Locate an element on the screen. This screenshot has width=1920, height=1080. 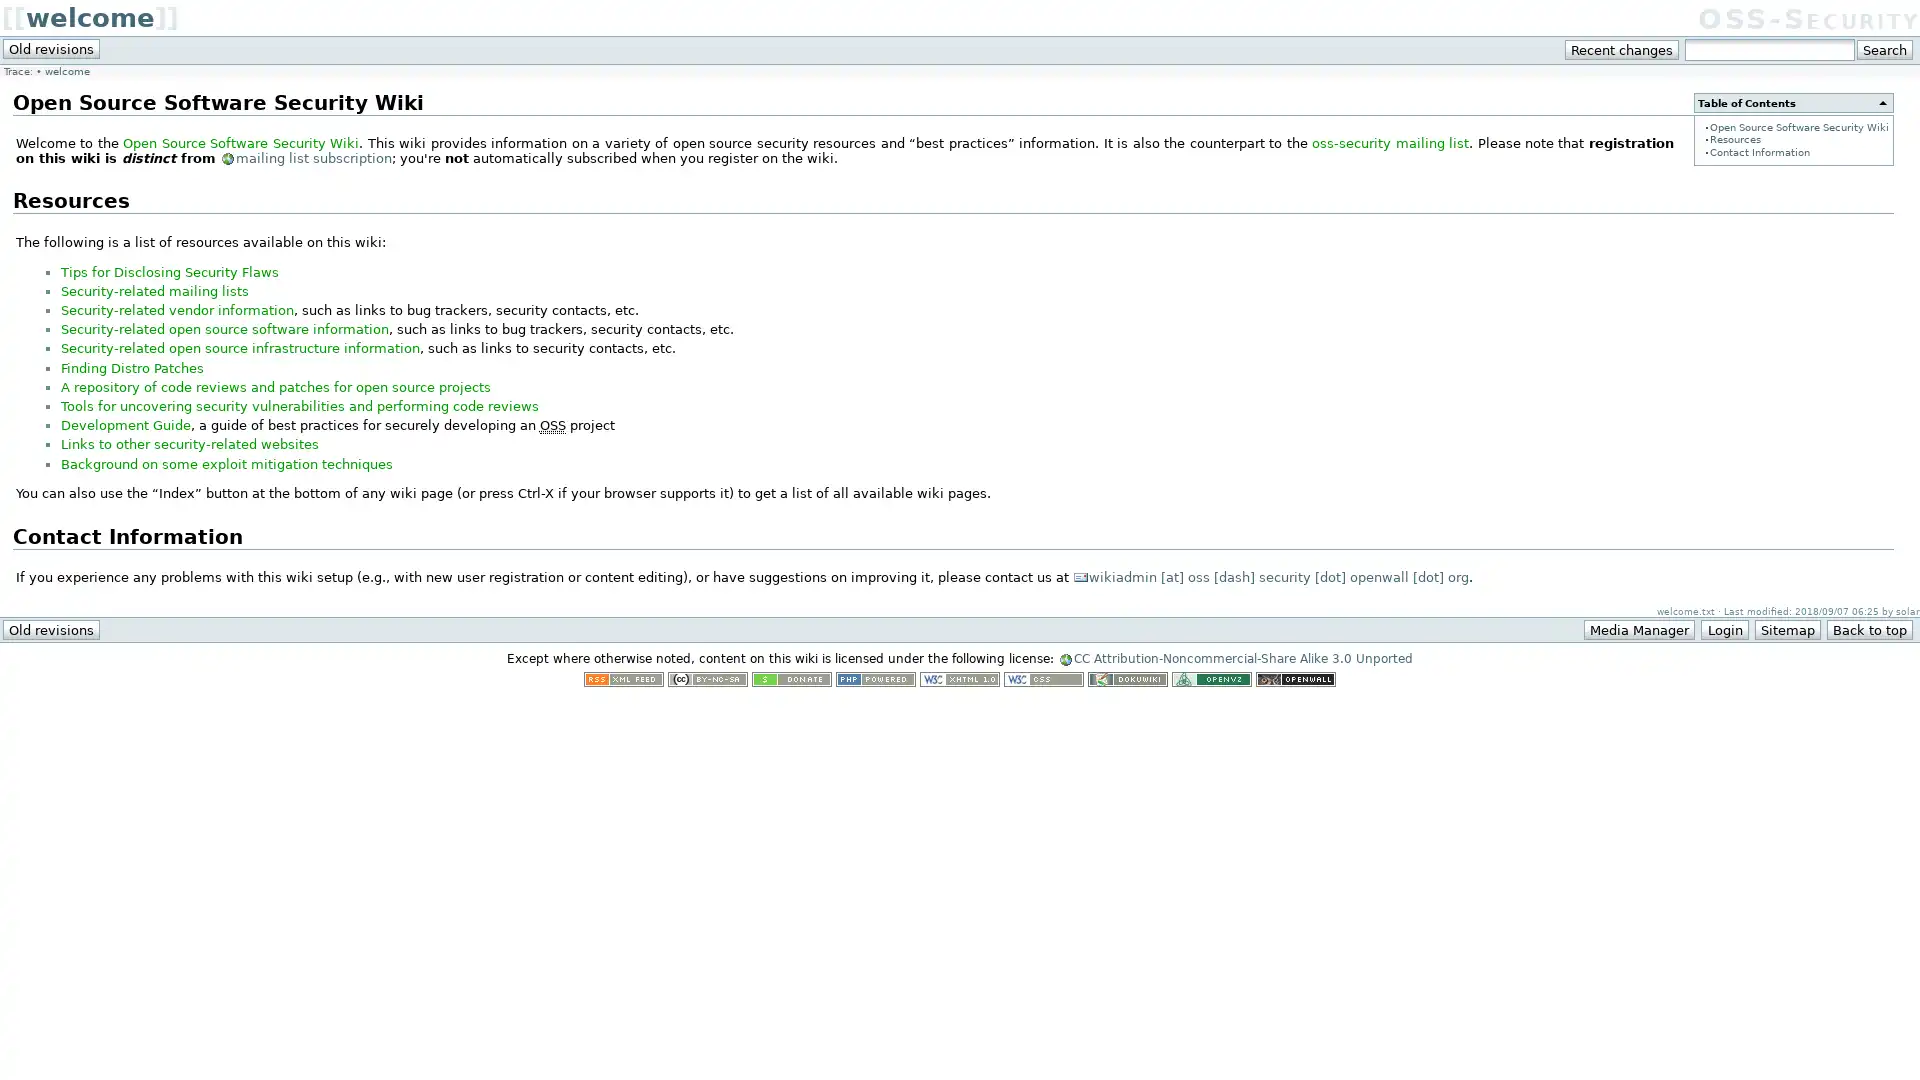
Old revisions is located at coordinates (51, 48).